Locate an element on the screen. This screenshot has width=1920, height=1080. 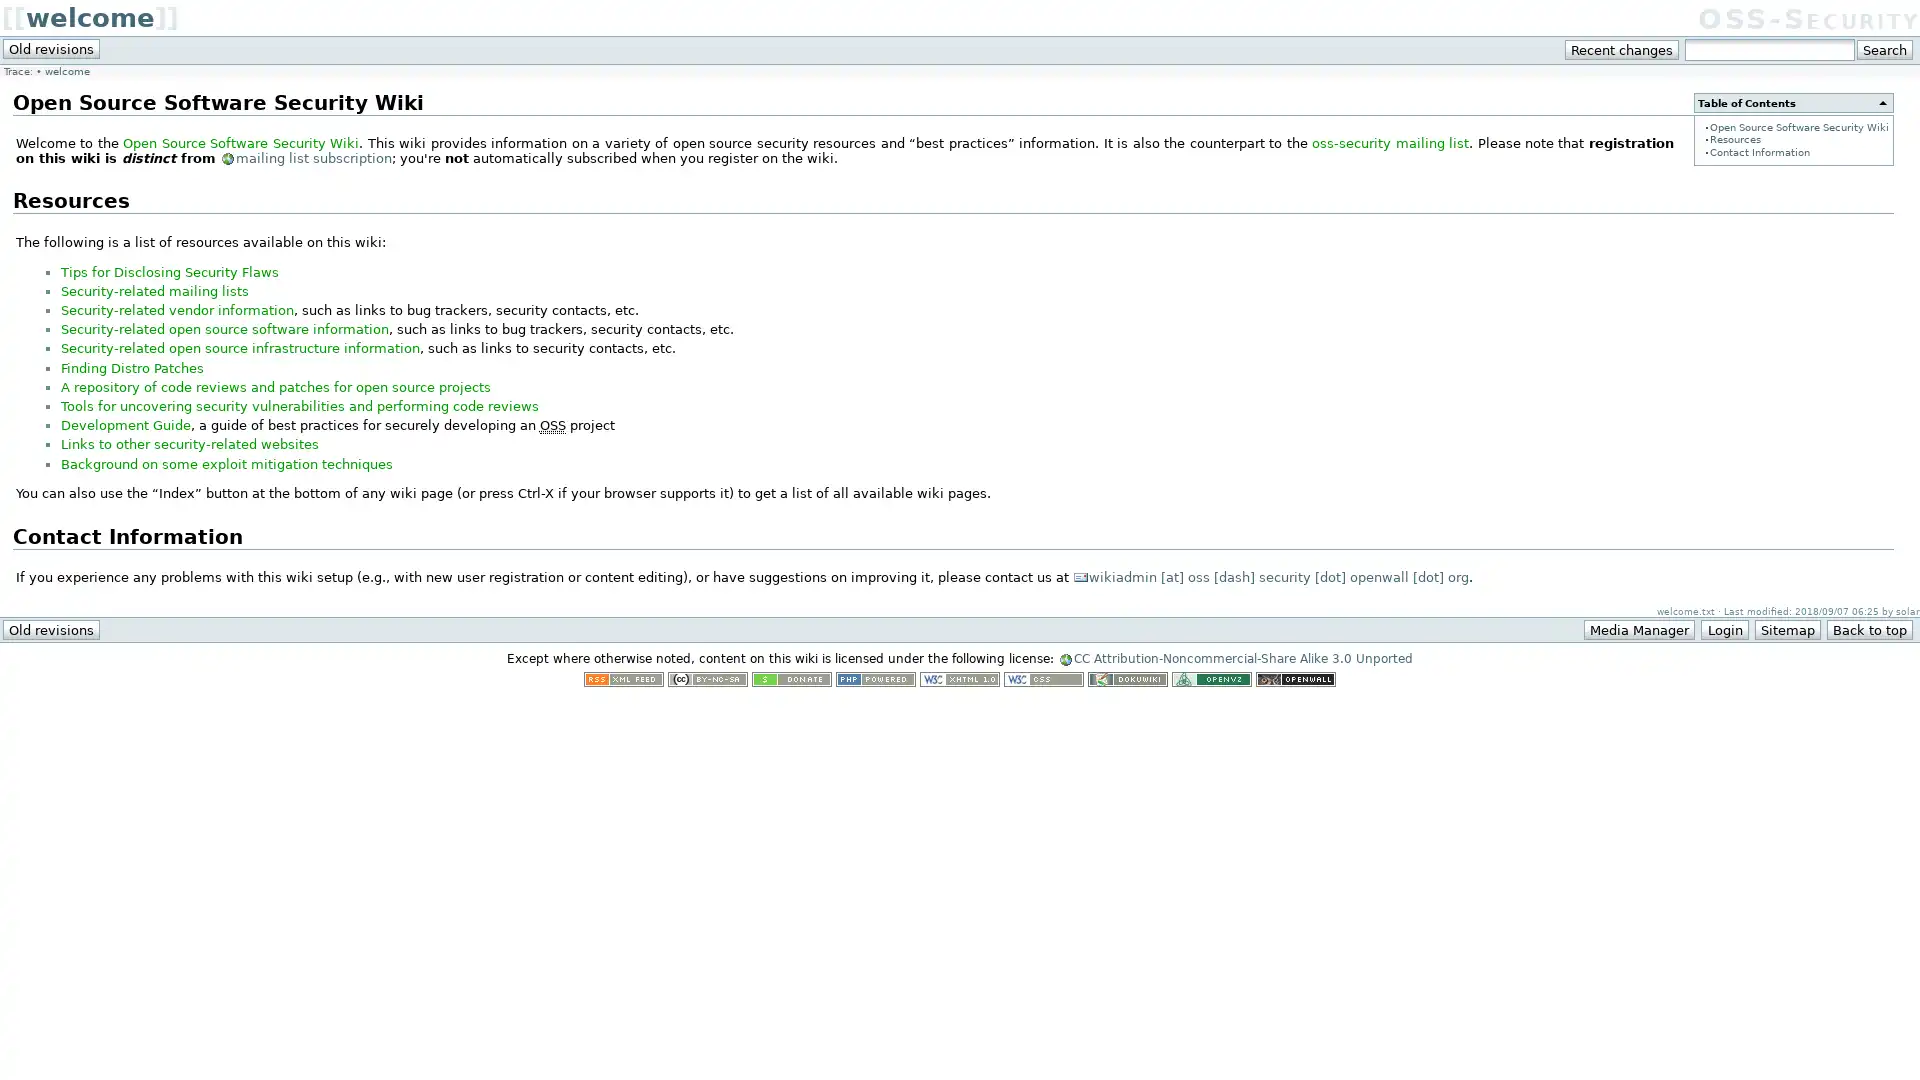
Old revisions is located at coordinates (51, 48).